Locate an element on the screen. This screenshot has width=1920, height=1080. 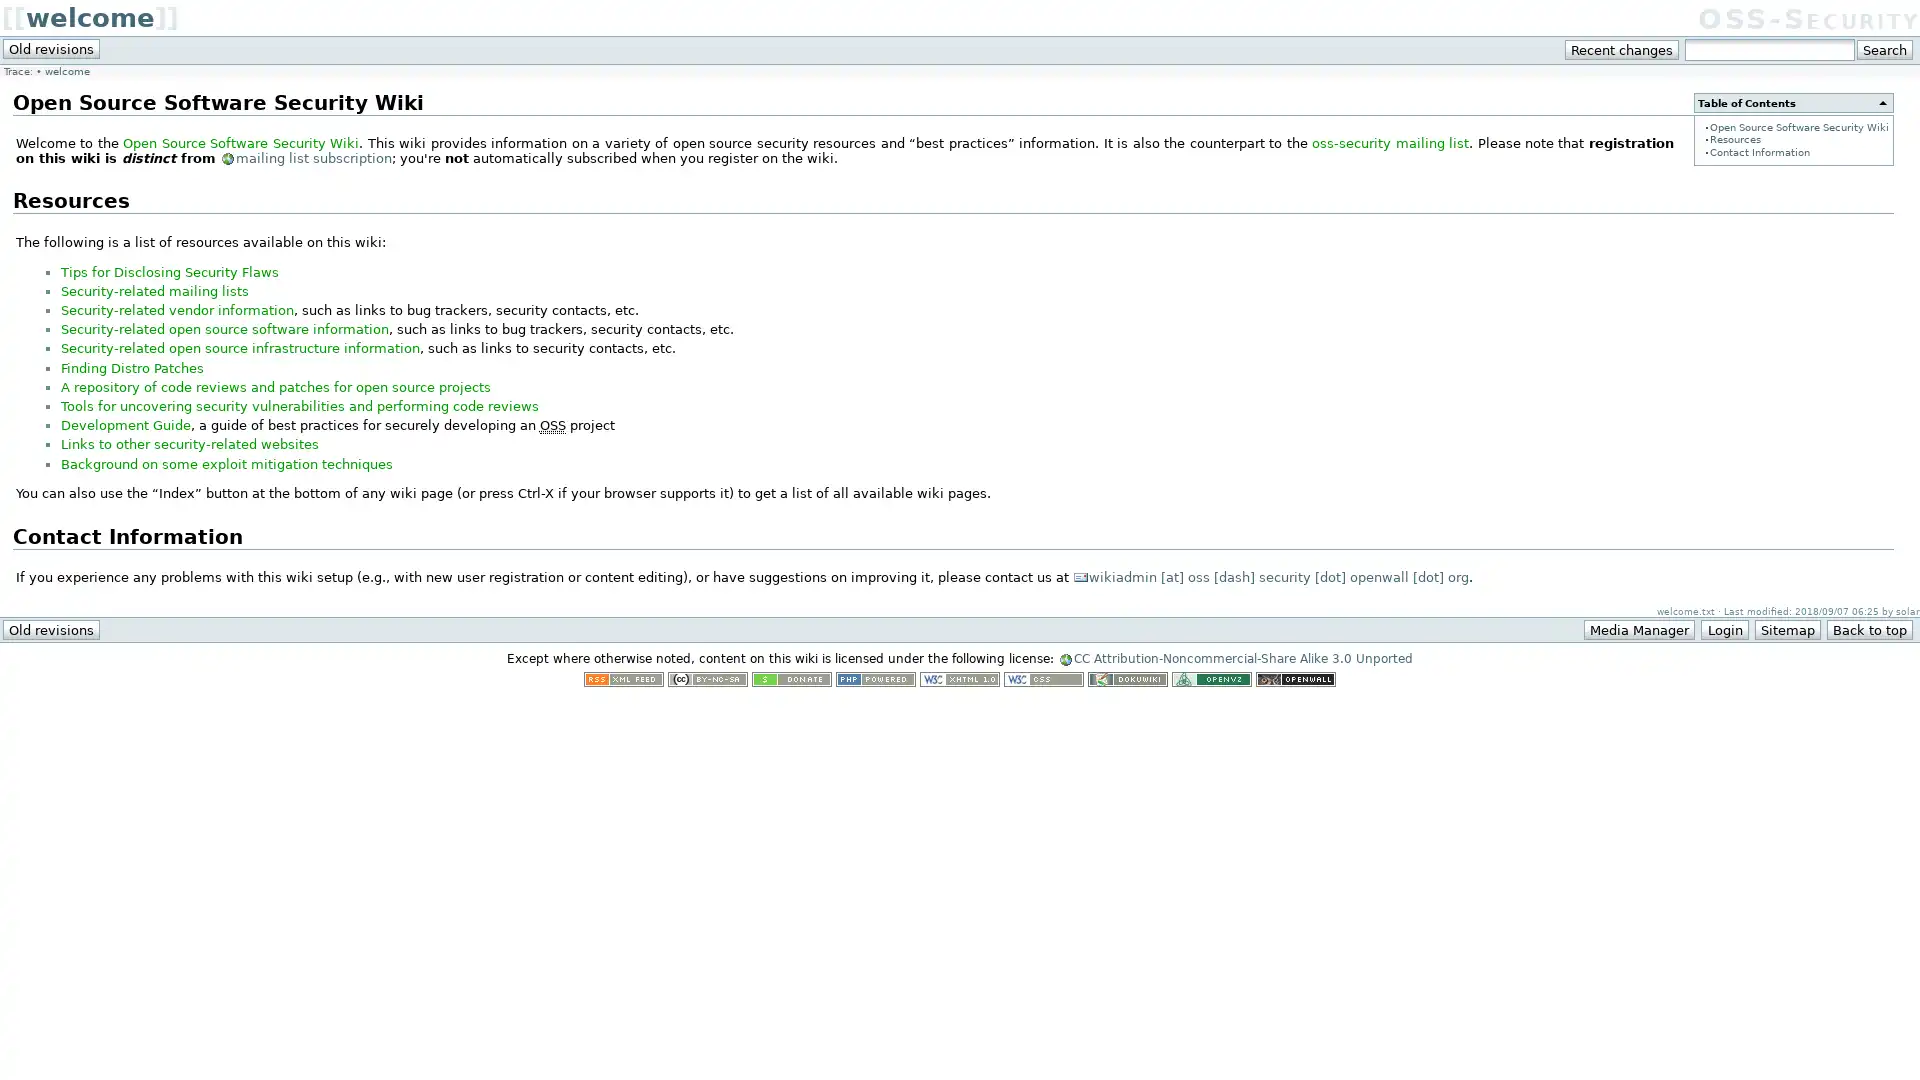
Old revisions is located at coordinates (51, 48).